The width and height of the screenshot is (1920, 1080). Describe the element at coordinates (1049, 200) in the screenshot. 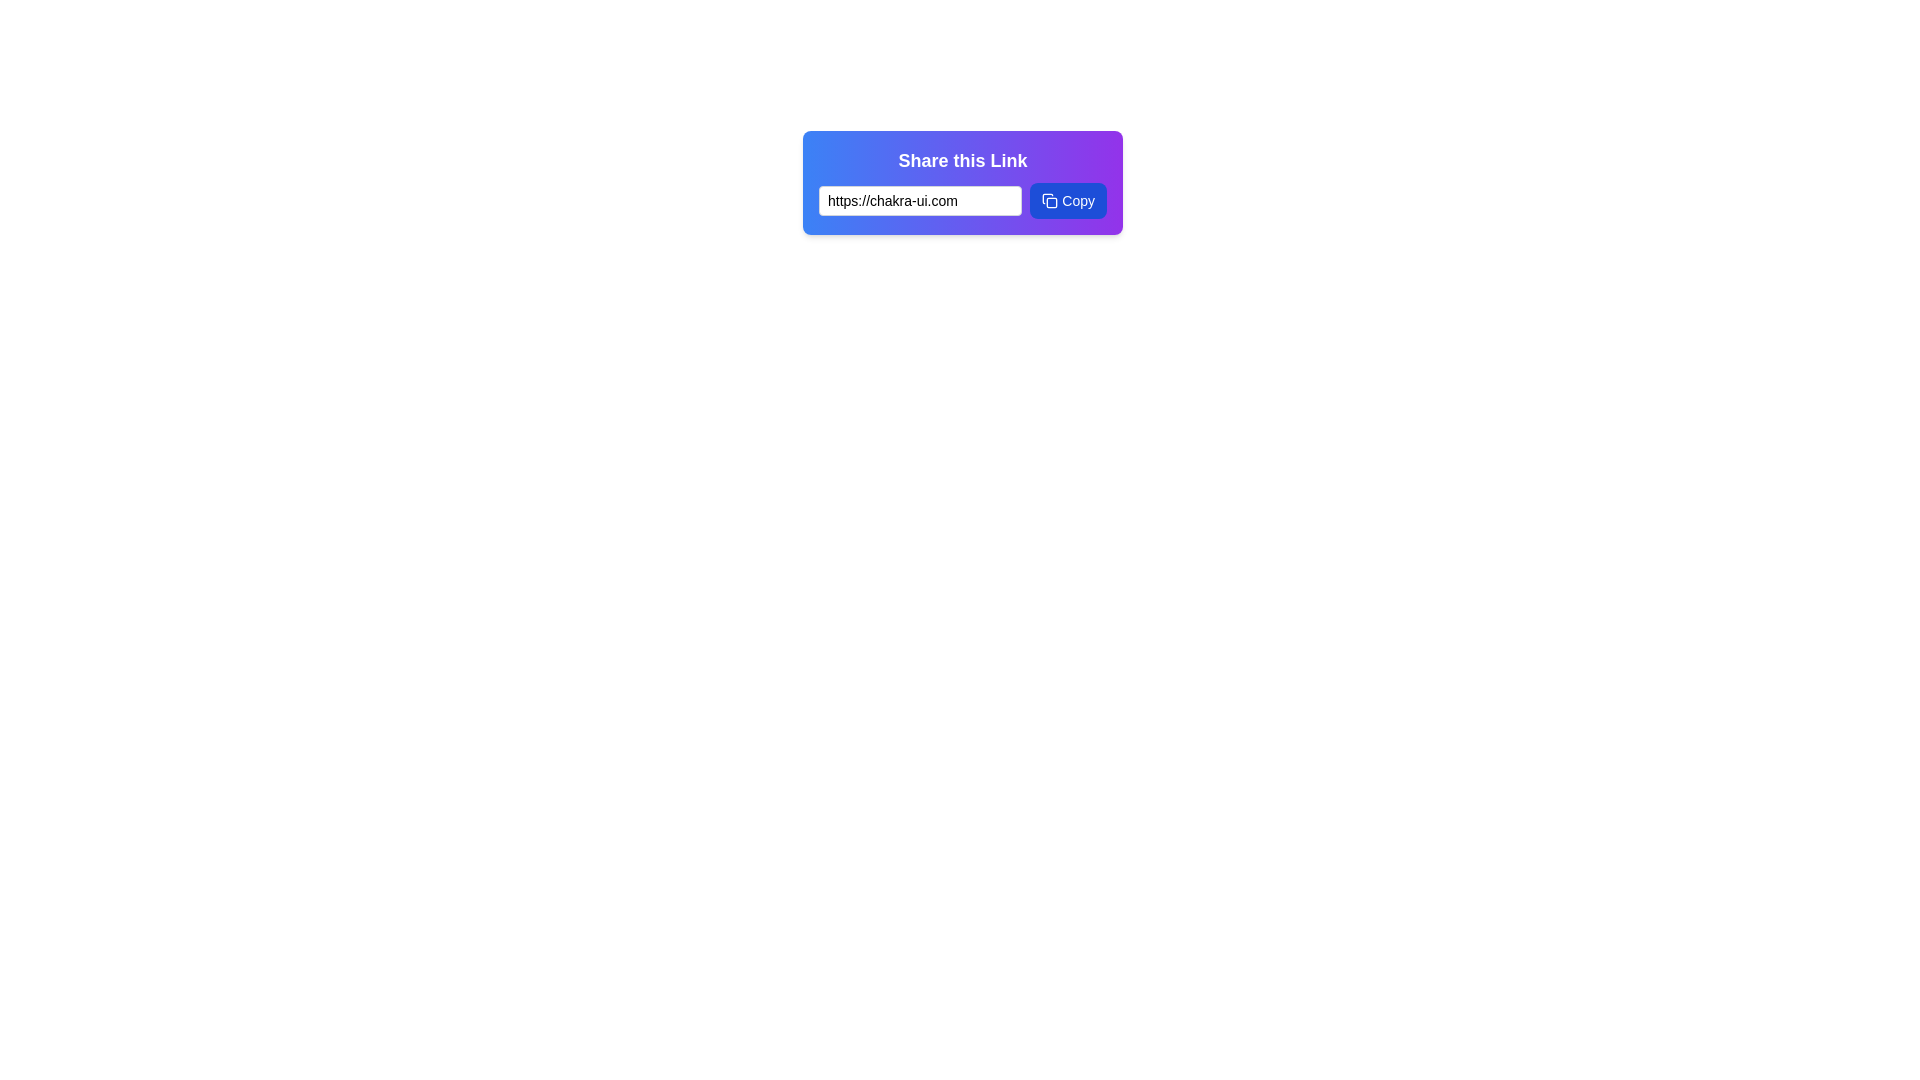

I see `the 'Copy' button containing the small blue and white icon representing two stacked rectangles` at that location.